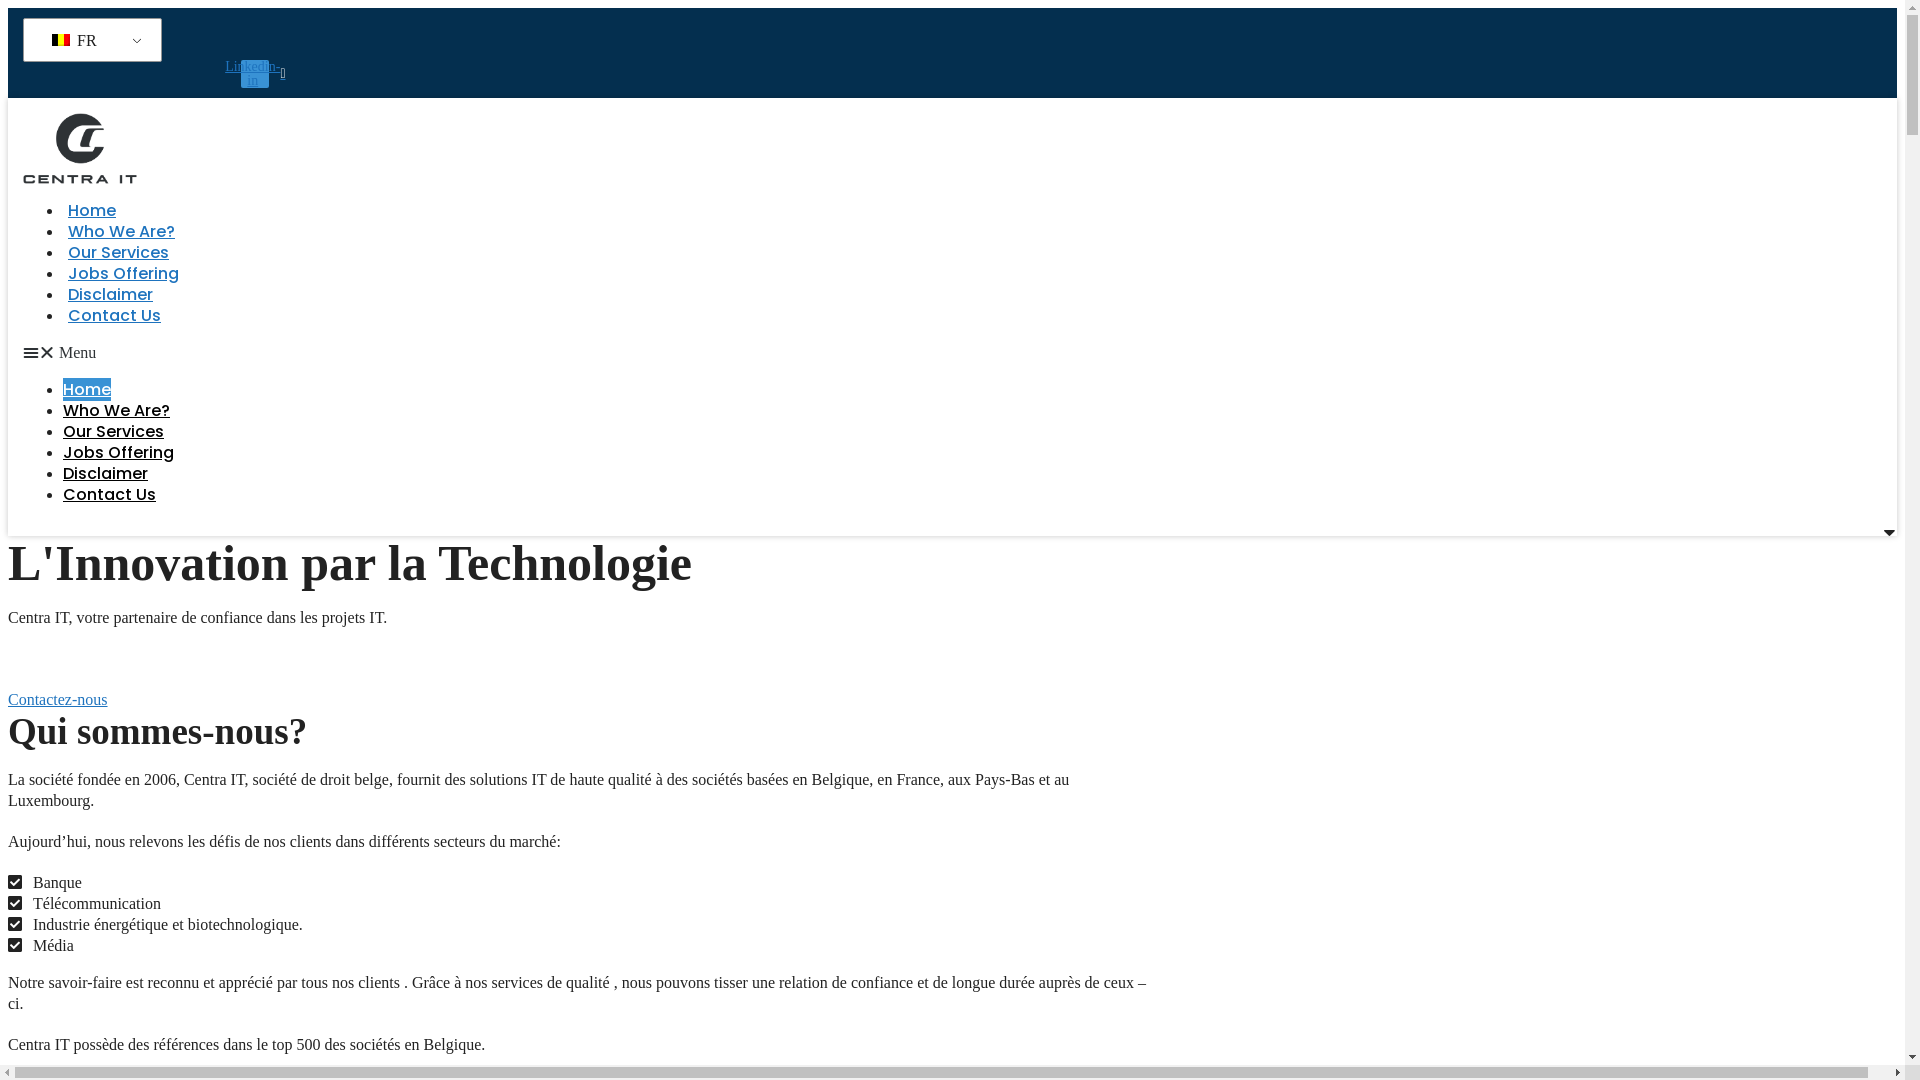 The image size is (1920, 1080). What do you see at coordinates (117, 452) in the screenshot?
I see `'Jobs Offering'` at bounding box center [117, 452].